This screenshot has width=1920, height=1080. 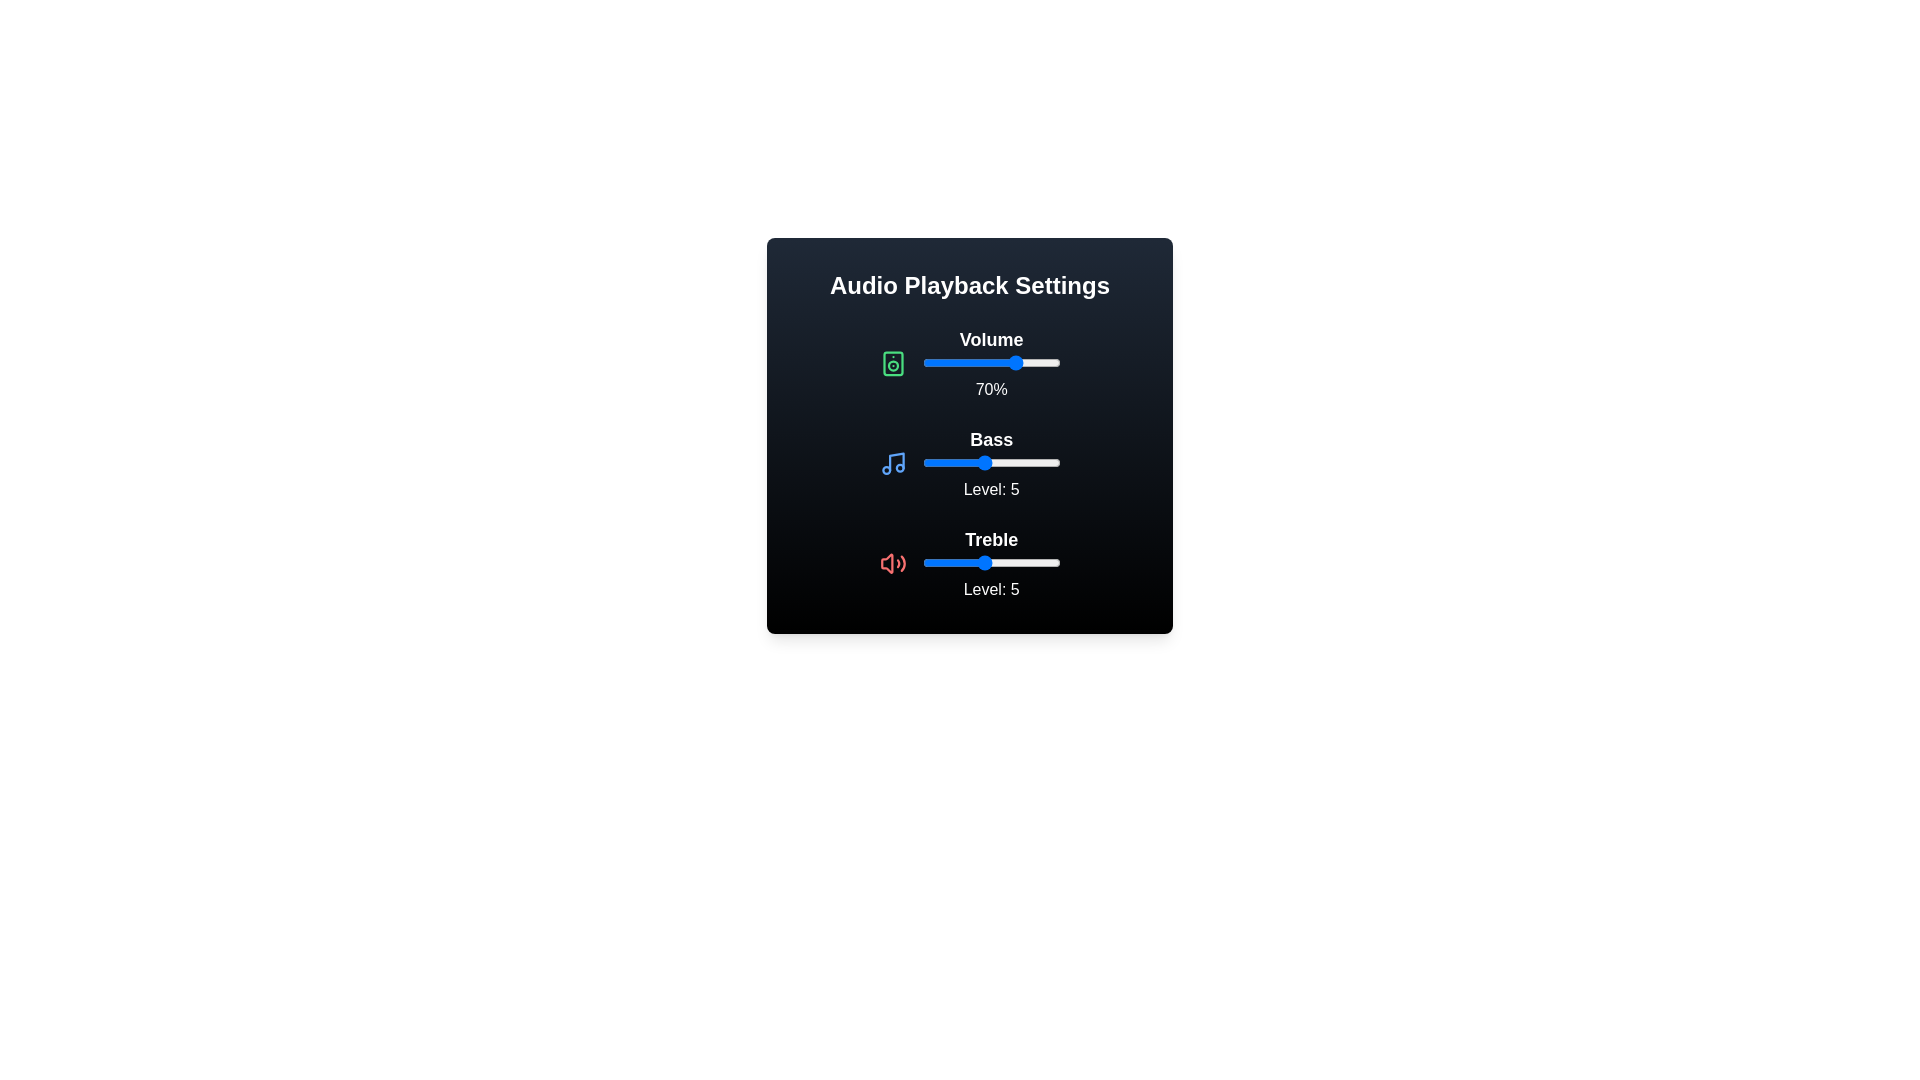 I want to click on bass level, so click(x=1044, y=462).